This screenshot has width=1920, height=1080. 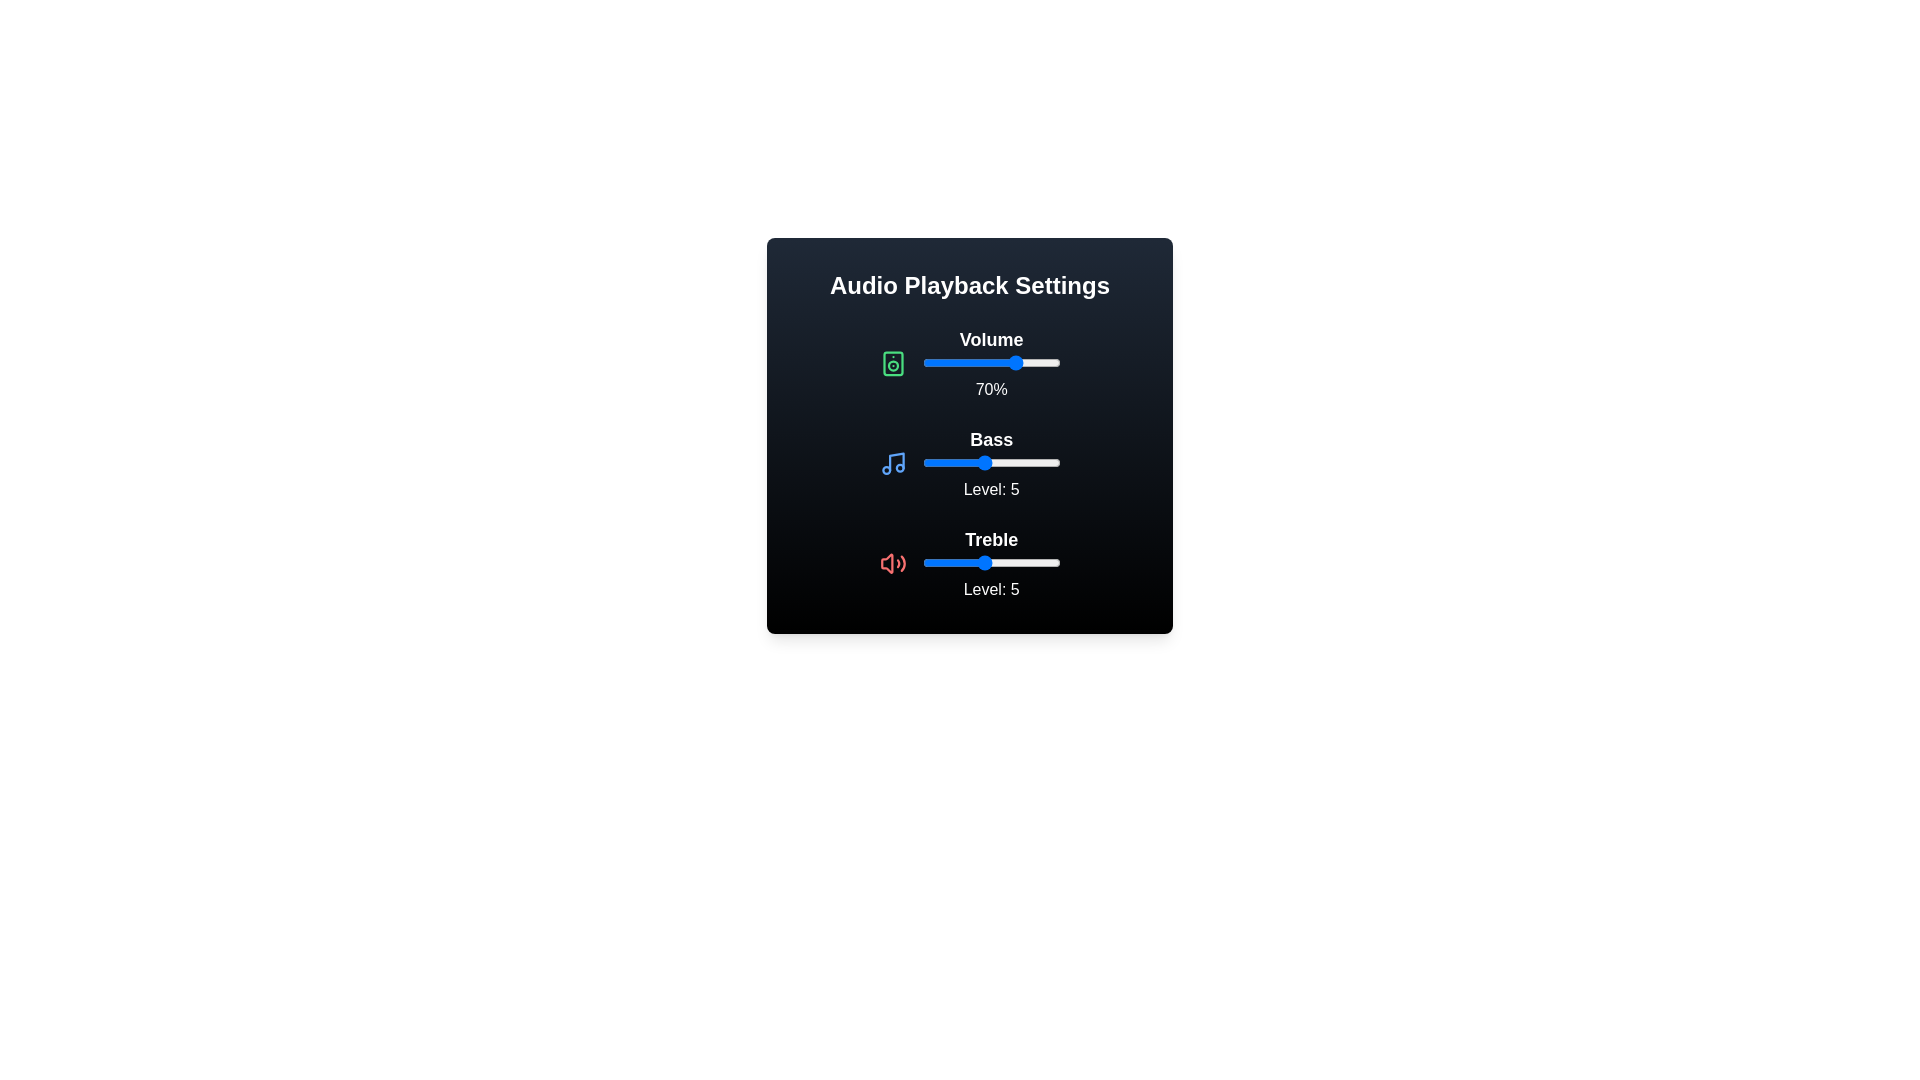 I want to click on bass level, so click(x=1044, y=462).